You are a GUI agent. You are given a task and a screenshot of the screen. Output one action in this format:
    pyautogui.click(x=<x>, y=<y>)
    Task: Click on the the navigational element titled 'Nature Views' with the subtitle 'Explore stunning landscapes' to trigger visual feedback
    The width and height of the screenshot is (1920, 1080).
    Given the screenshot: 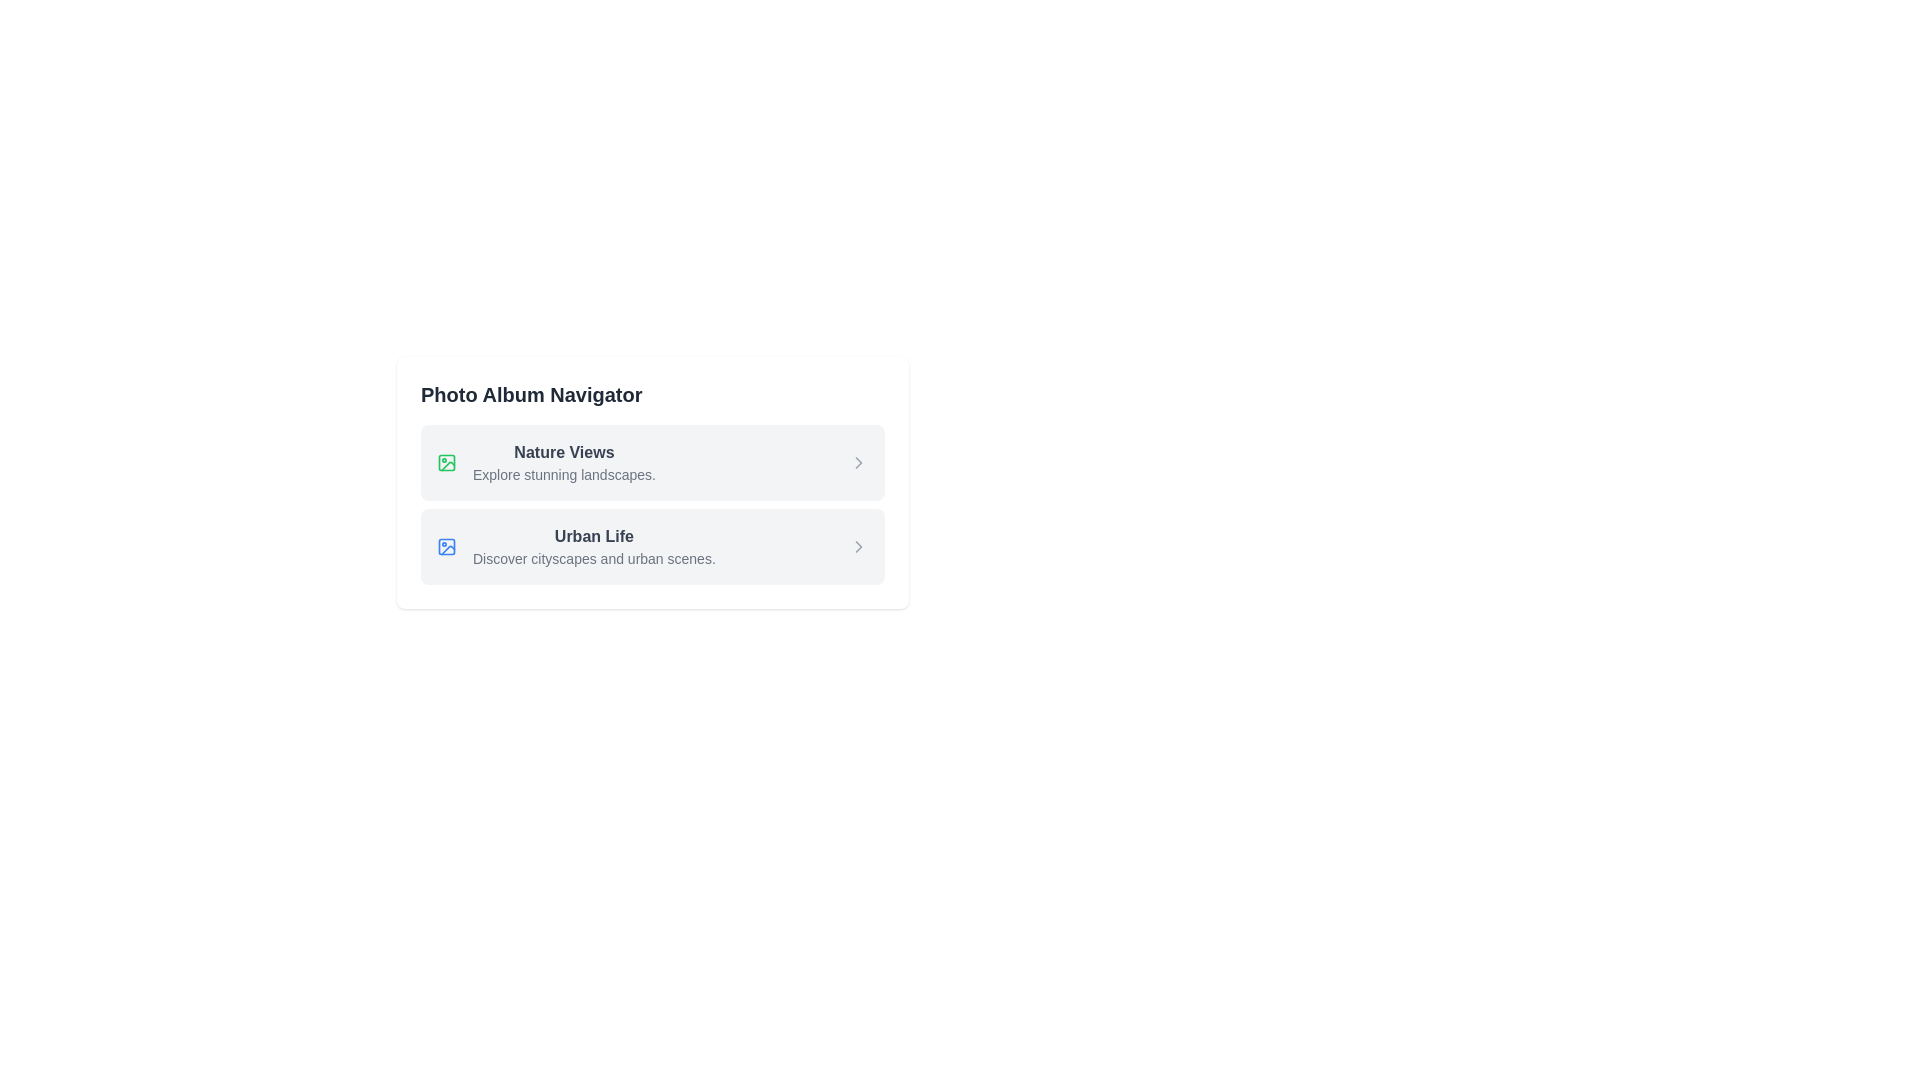 What is the action you would take?
    pyautogui.click(x=652, y=462)
    